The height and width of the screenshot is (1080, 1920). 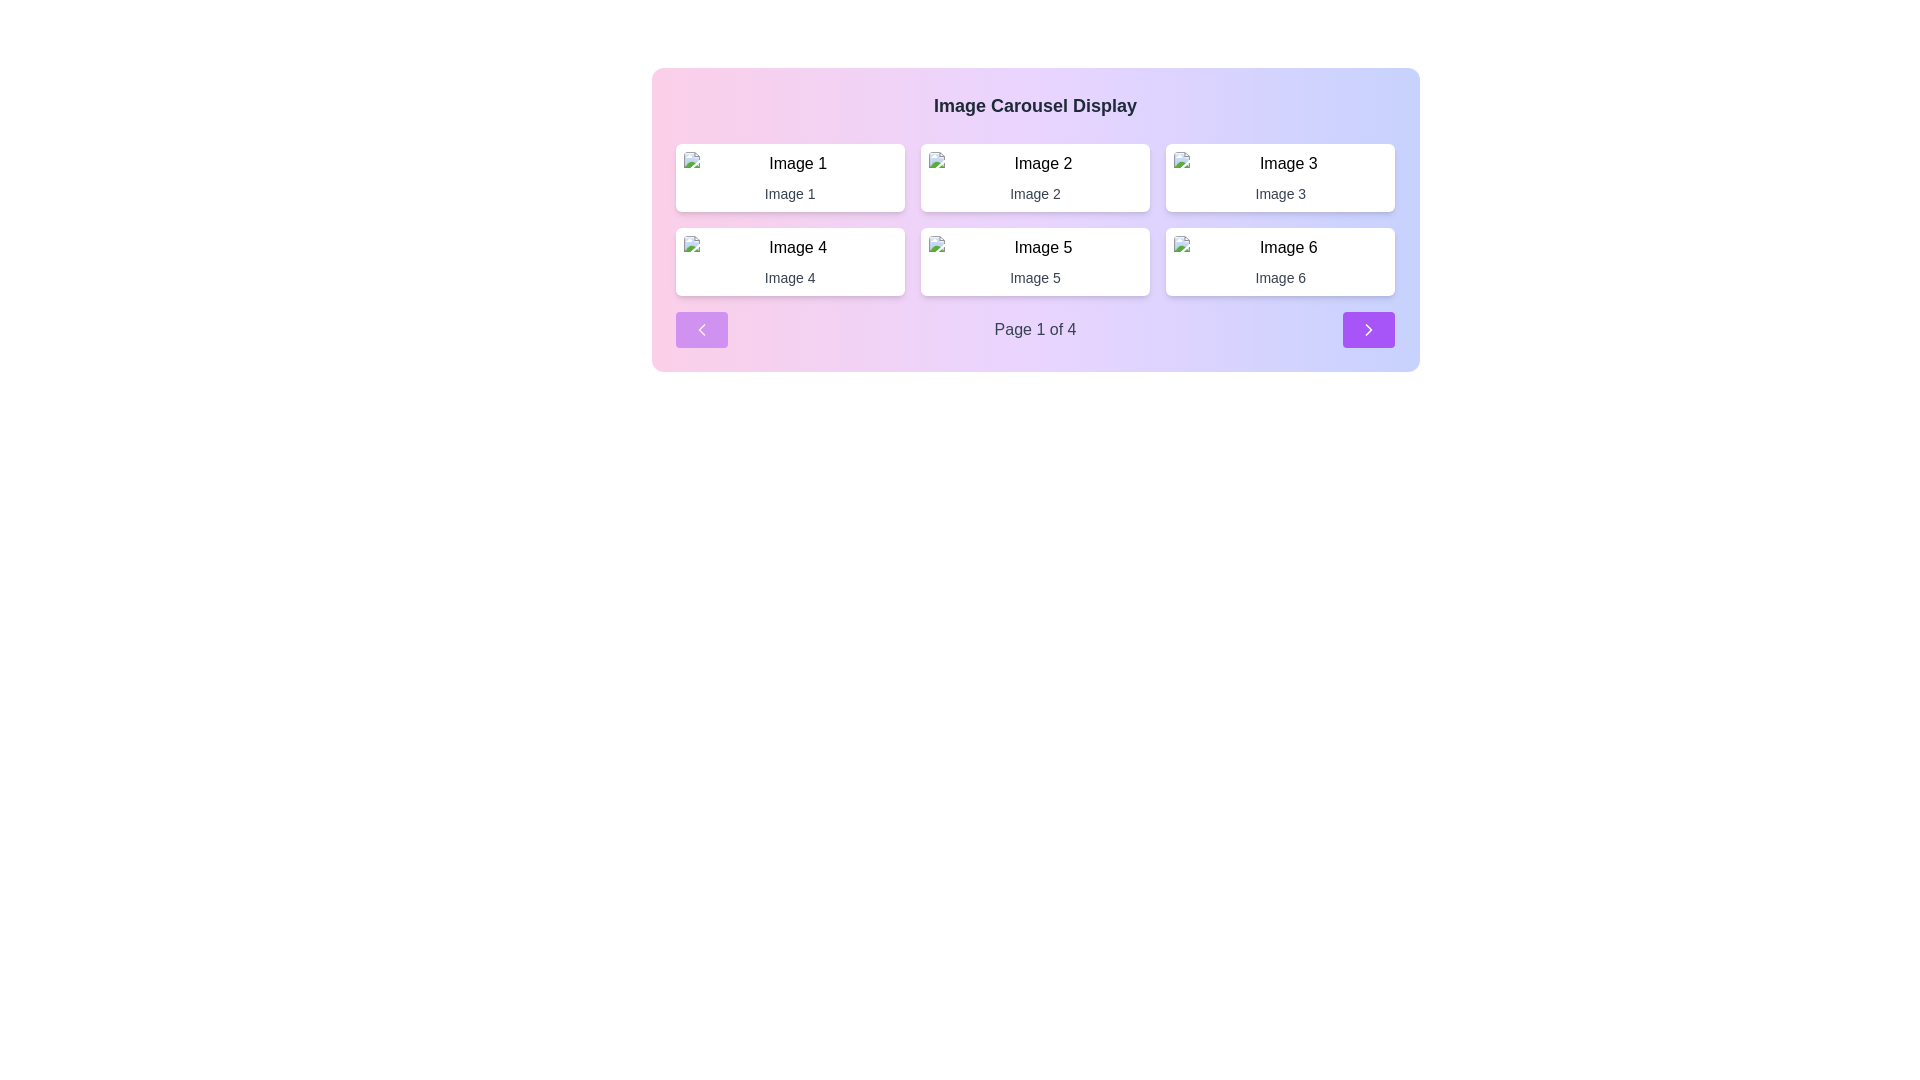 I want to click on the text label displaying 'Image 5', which is gray-colored and located below the corresponding image placeholder in the image carousel interface, so click(x=1035, y=277).